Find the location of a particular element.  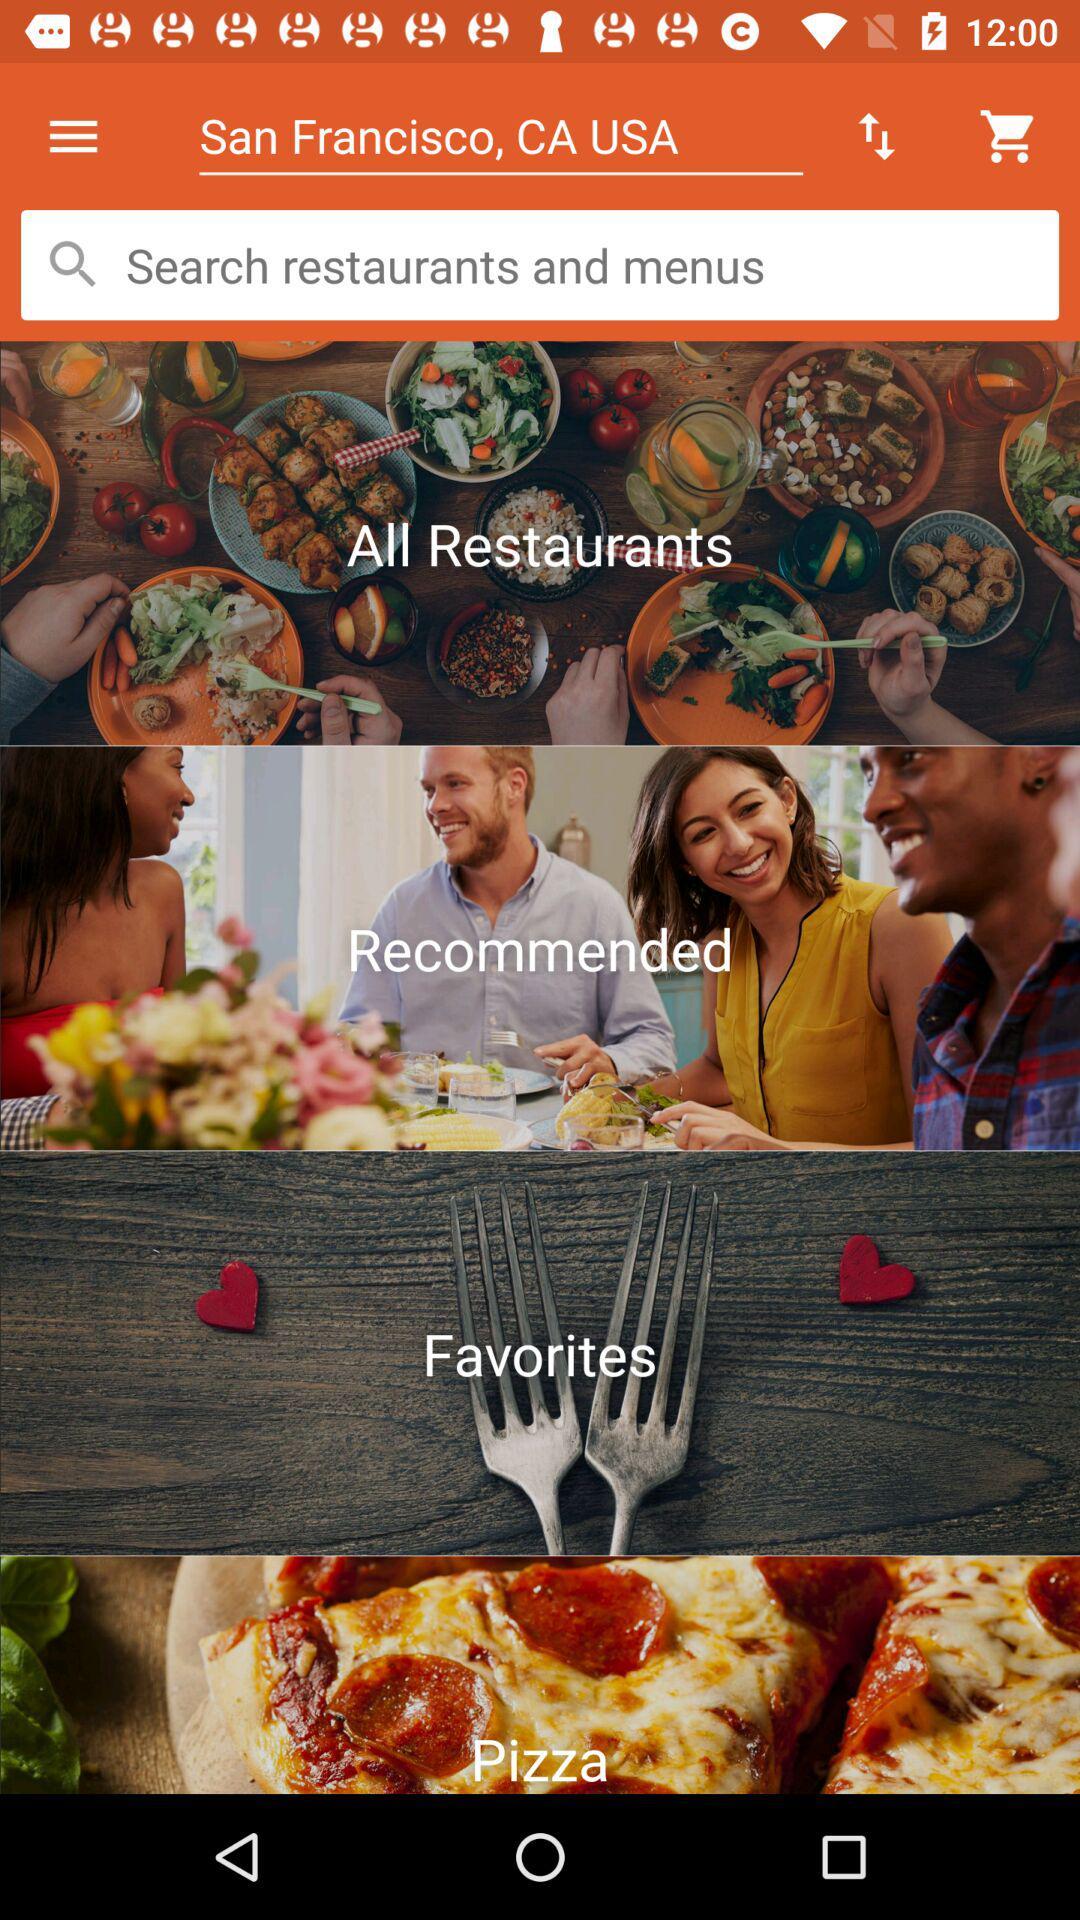

the san francisco ca item is located at coordinates (500, 135).